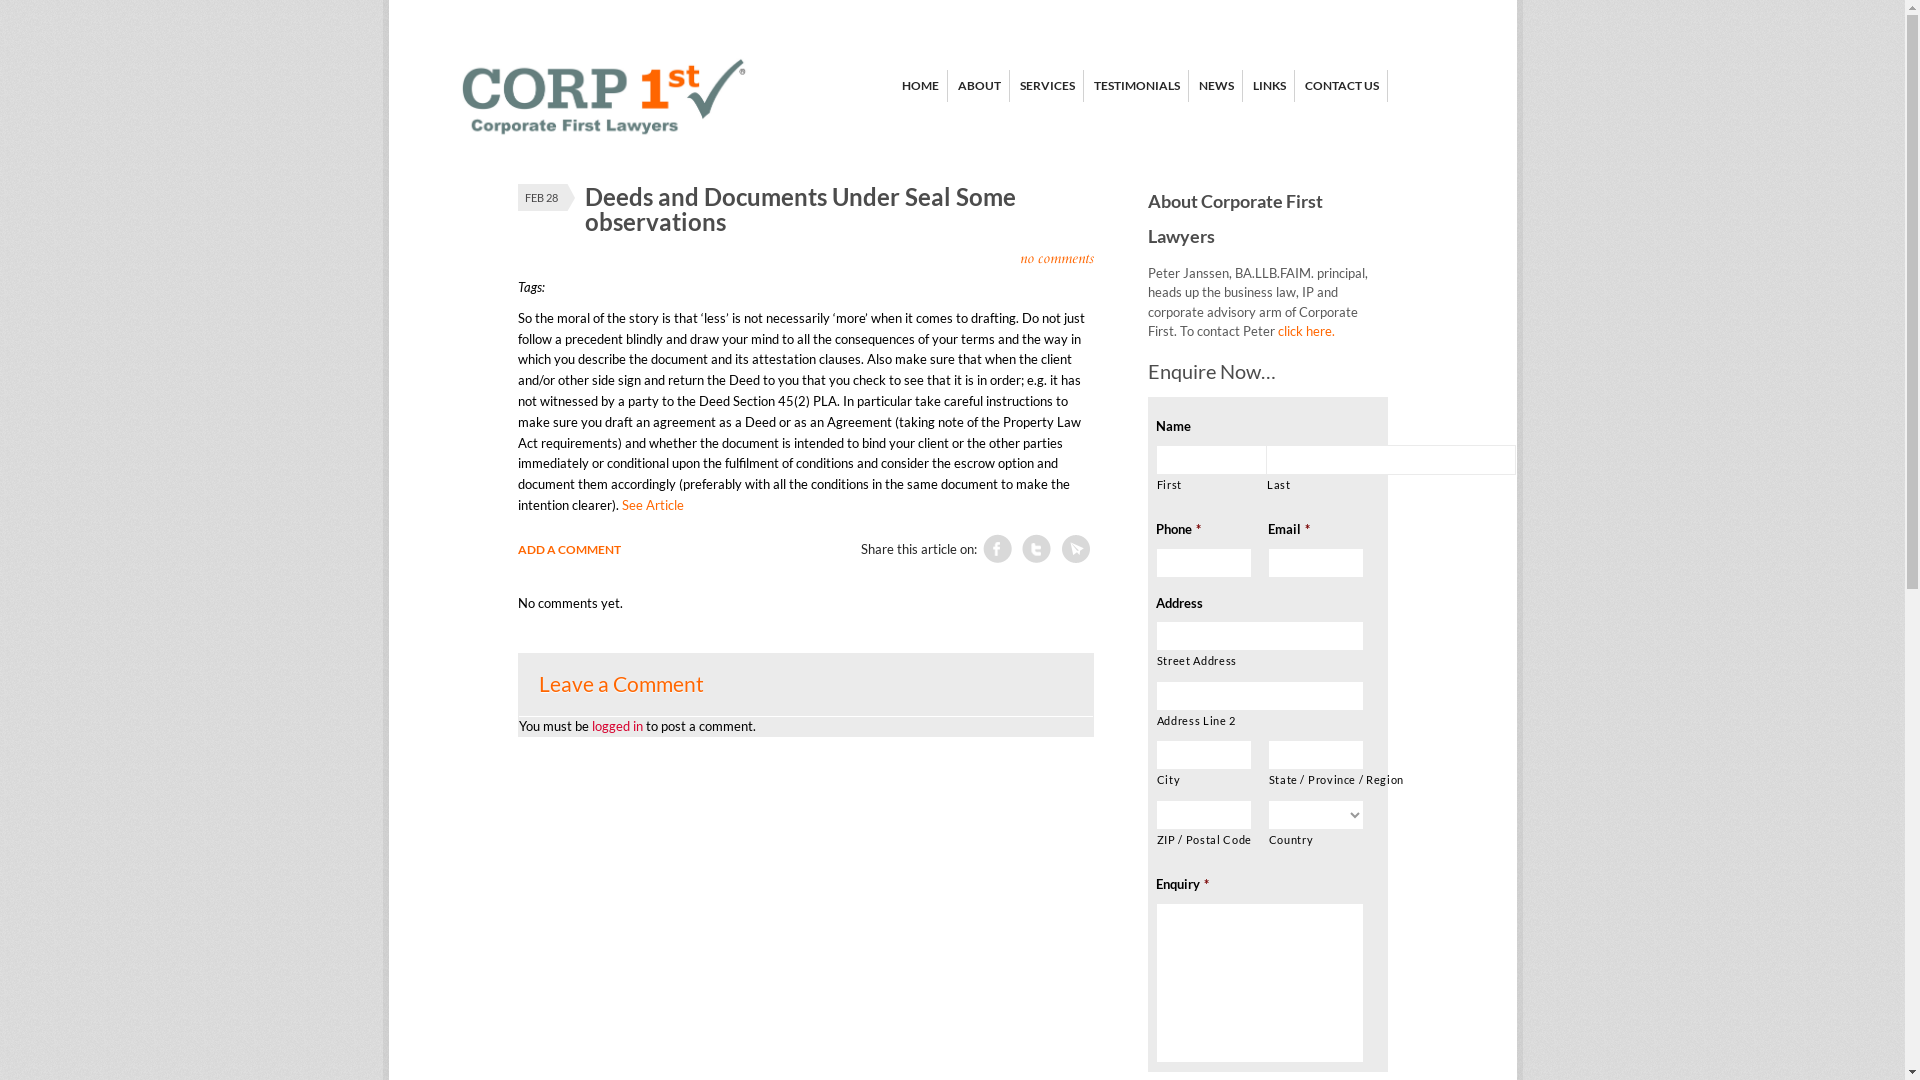 Image resolution: width=1920 pixels, height=1080 pixels. Describe the element at coordinates (1306, 330) in the screenshot. I see `'click here.'` at that location.